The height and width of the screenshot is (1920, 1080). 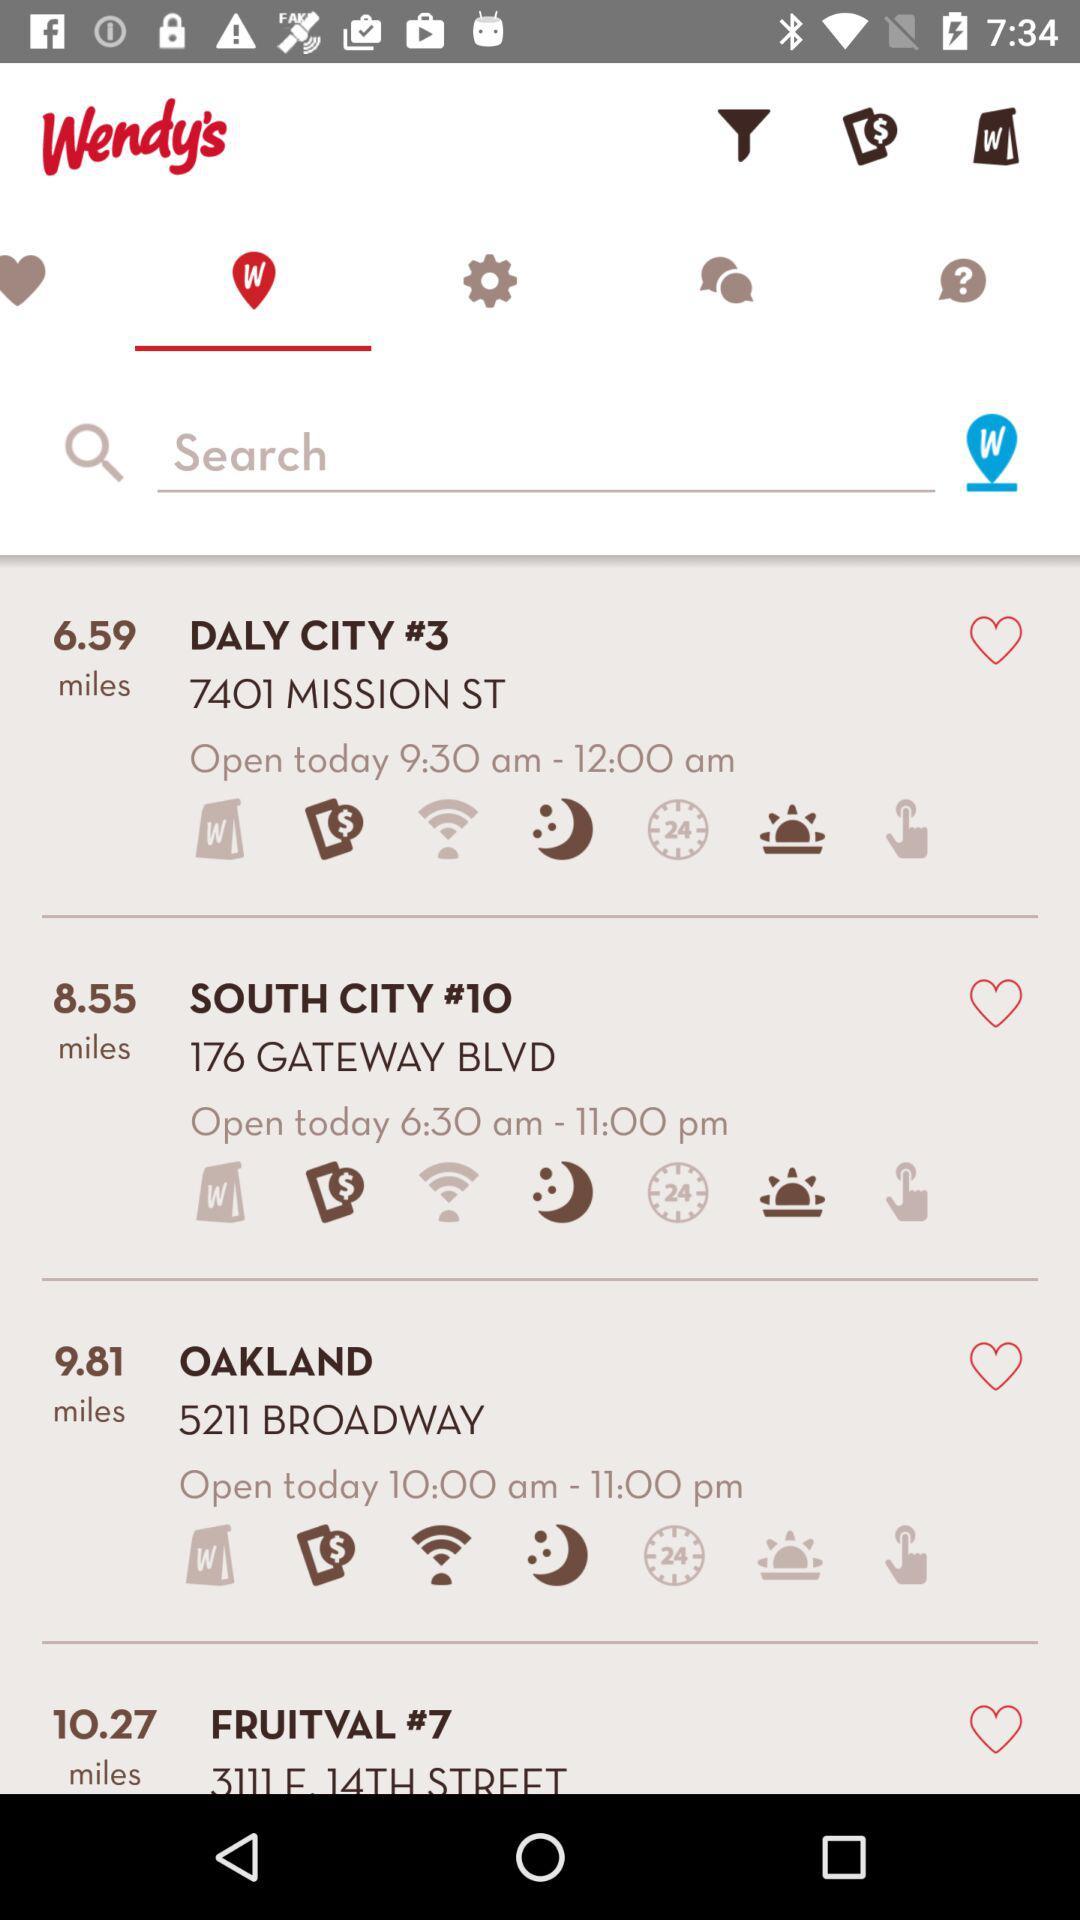 What do you see at coordinates (546, 451) in the screenshot?
I see `search bar to look up location` at bounding box center [546, 451].